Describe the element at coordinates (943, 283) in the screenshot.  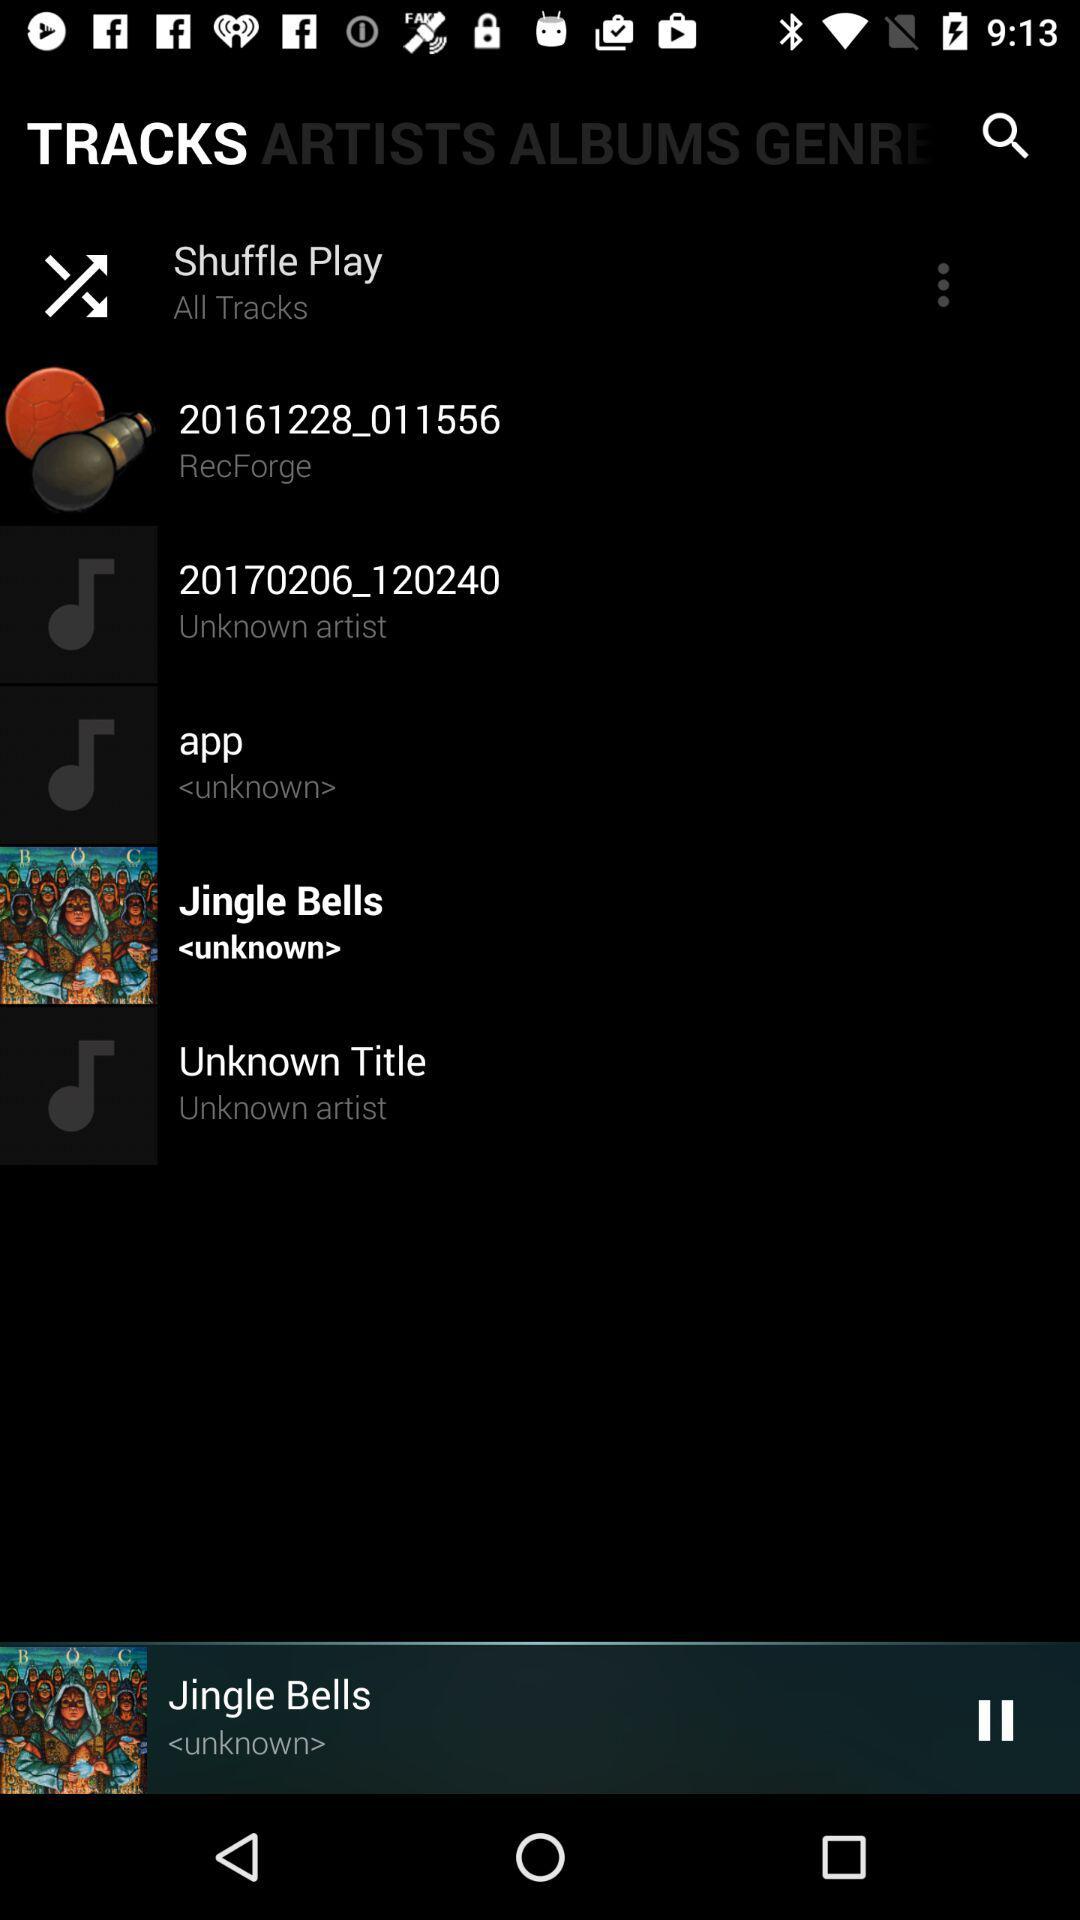
I see `options` at that location.